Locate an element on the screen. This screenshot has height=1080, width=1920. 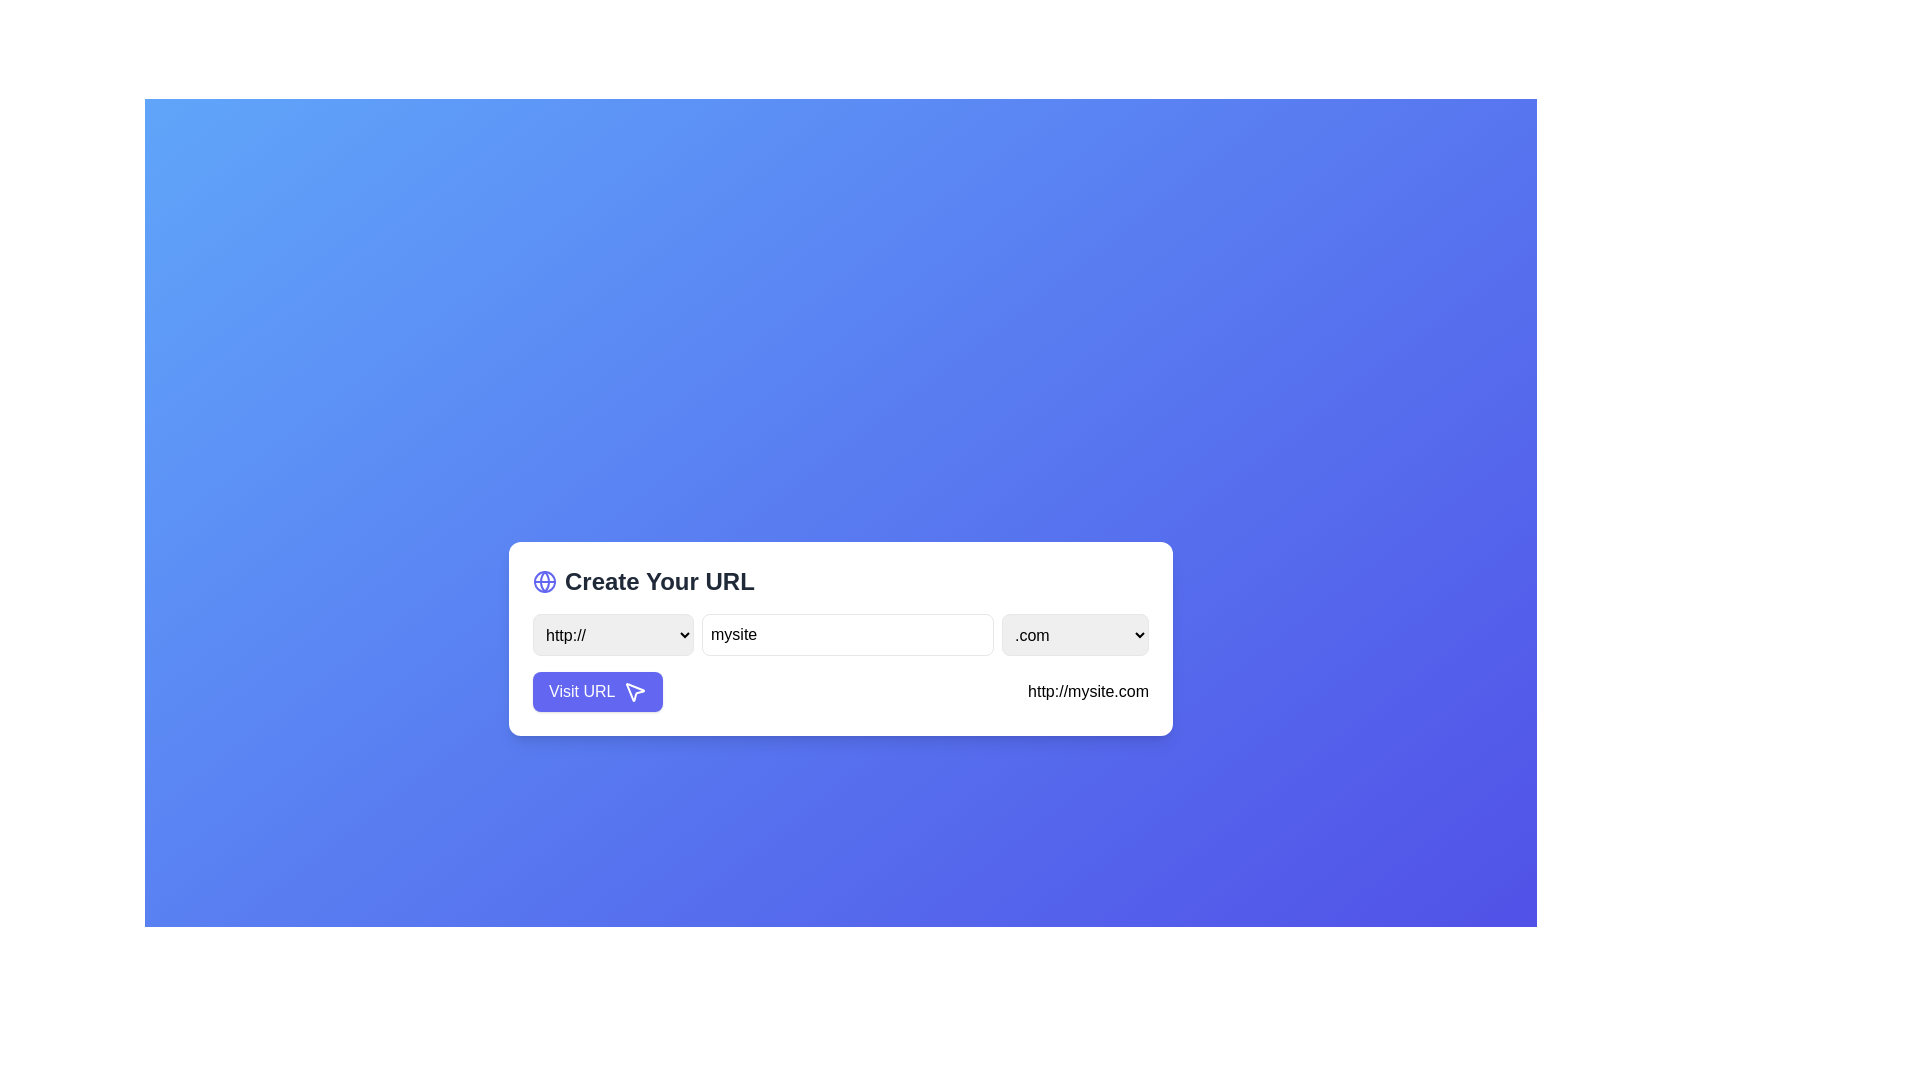
the triangular-shaped vector graphic indicating a pointer, located at the bottom-right of the 'Visit URL' button is located at coordinates (634, 691).